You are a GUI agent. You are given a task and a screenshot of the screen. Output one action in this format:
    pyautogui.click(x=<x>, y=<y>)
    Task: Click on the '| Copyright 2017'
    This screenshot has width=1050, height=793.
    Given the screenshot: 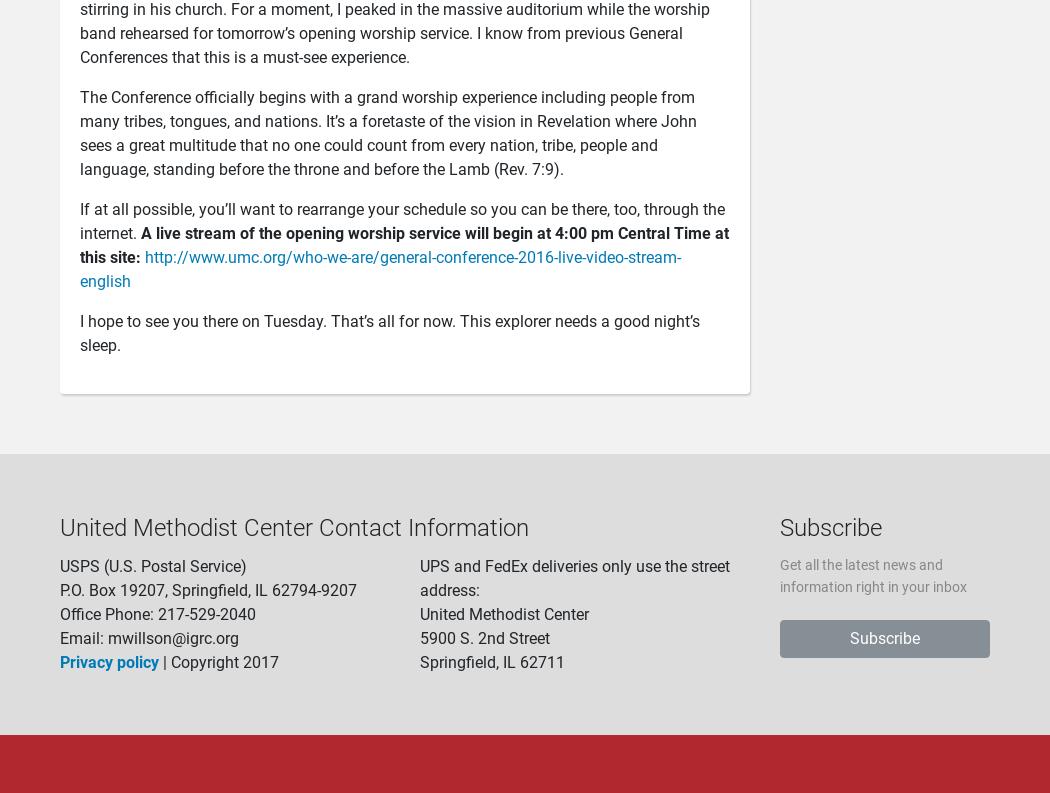 What is the action you would take?
    pyautogui.click(x=218, y=660)
    